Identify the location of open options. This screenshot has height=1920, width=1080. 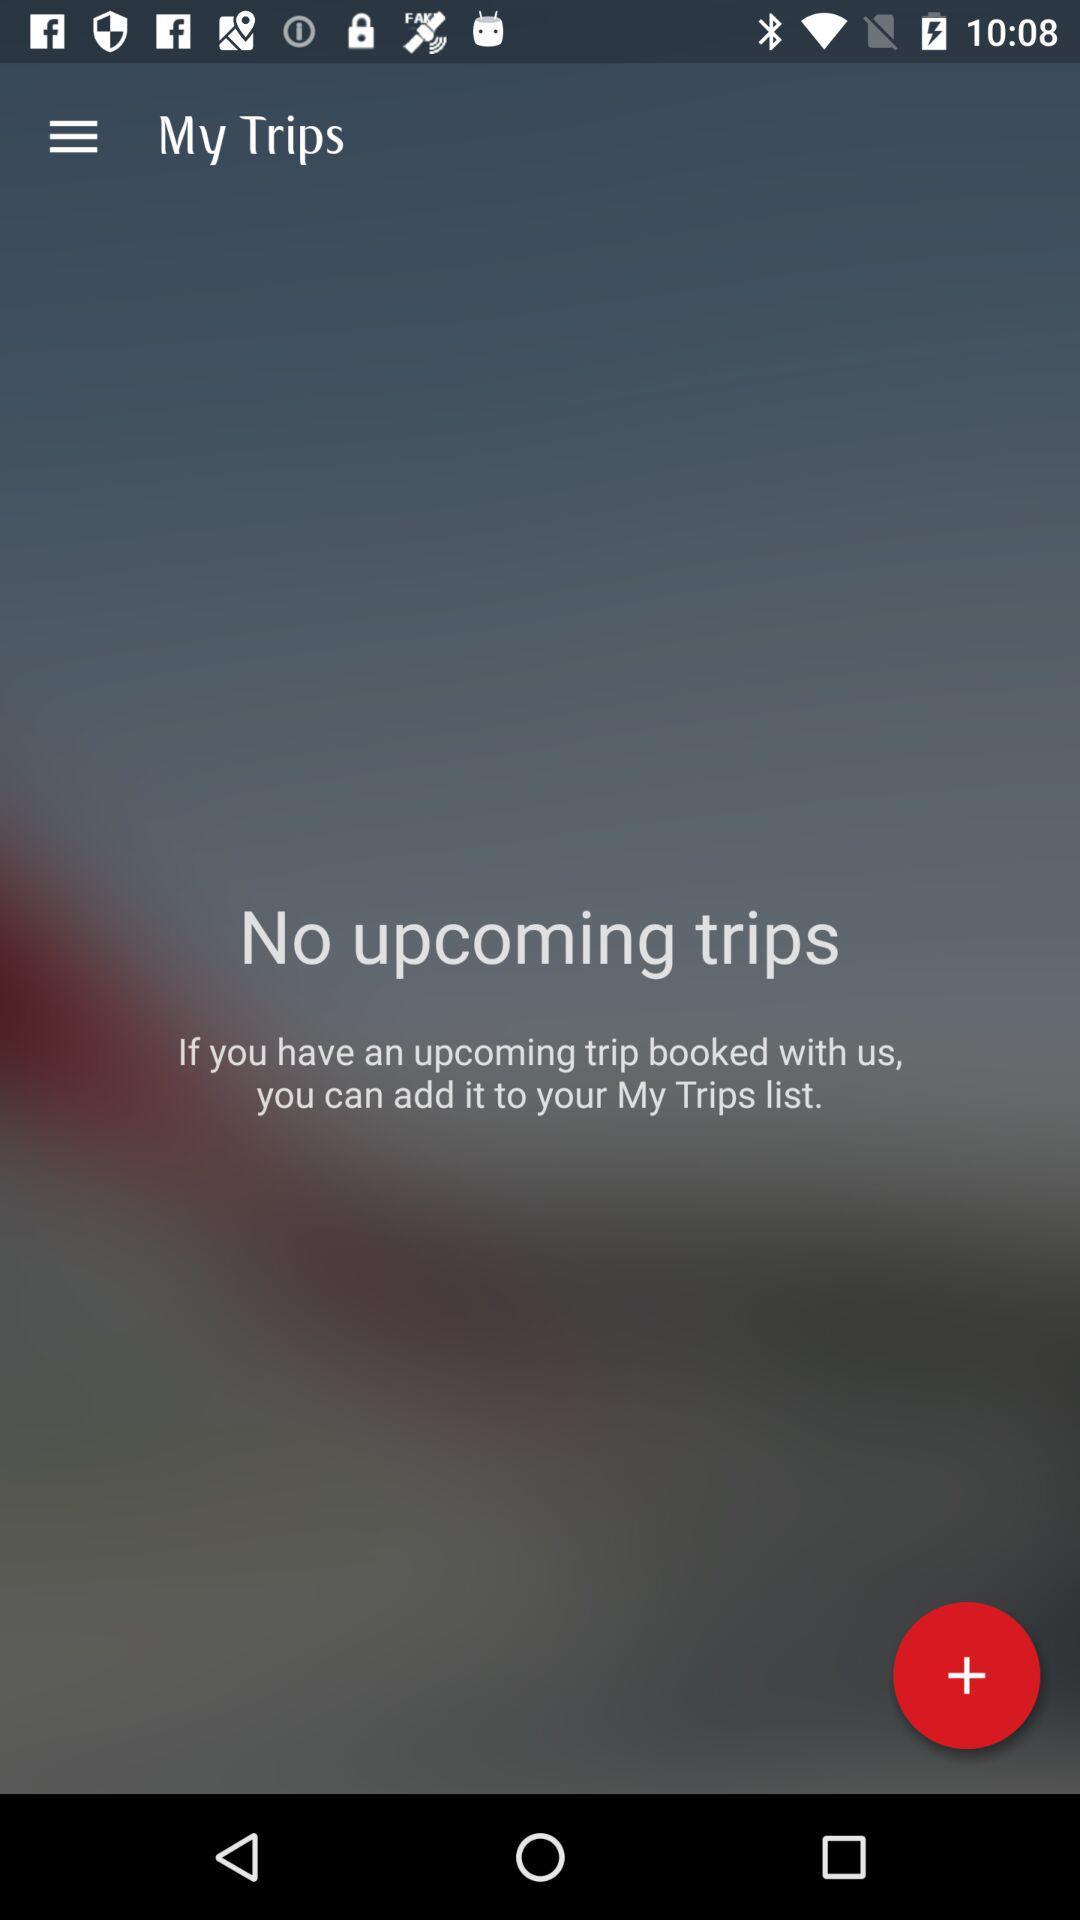
(72, 135).